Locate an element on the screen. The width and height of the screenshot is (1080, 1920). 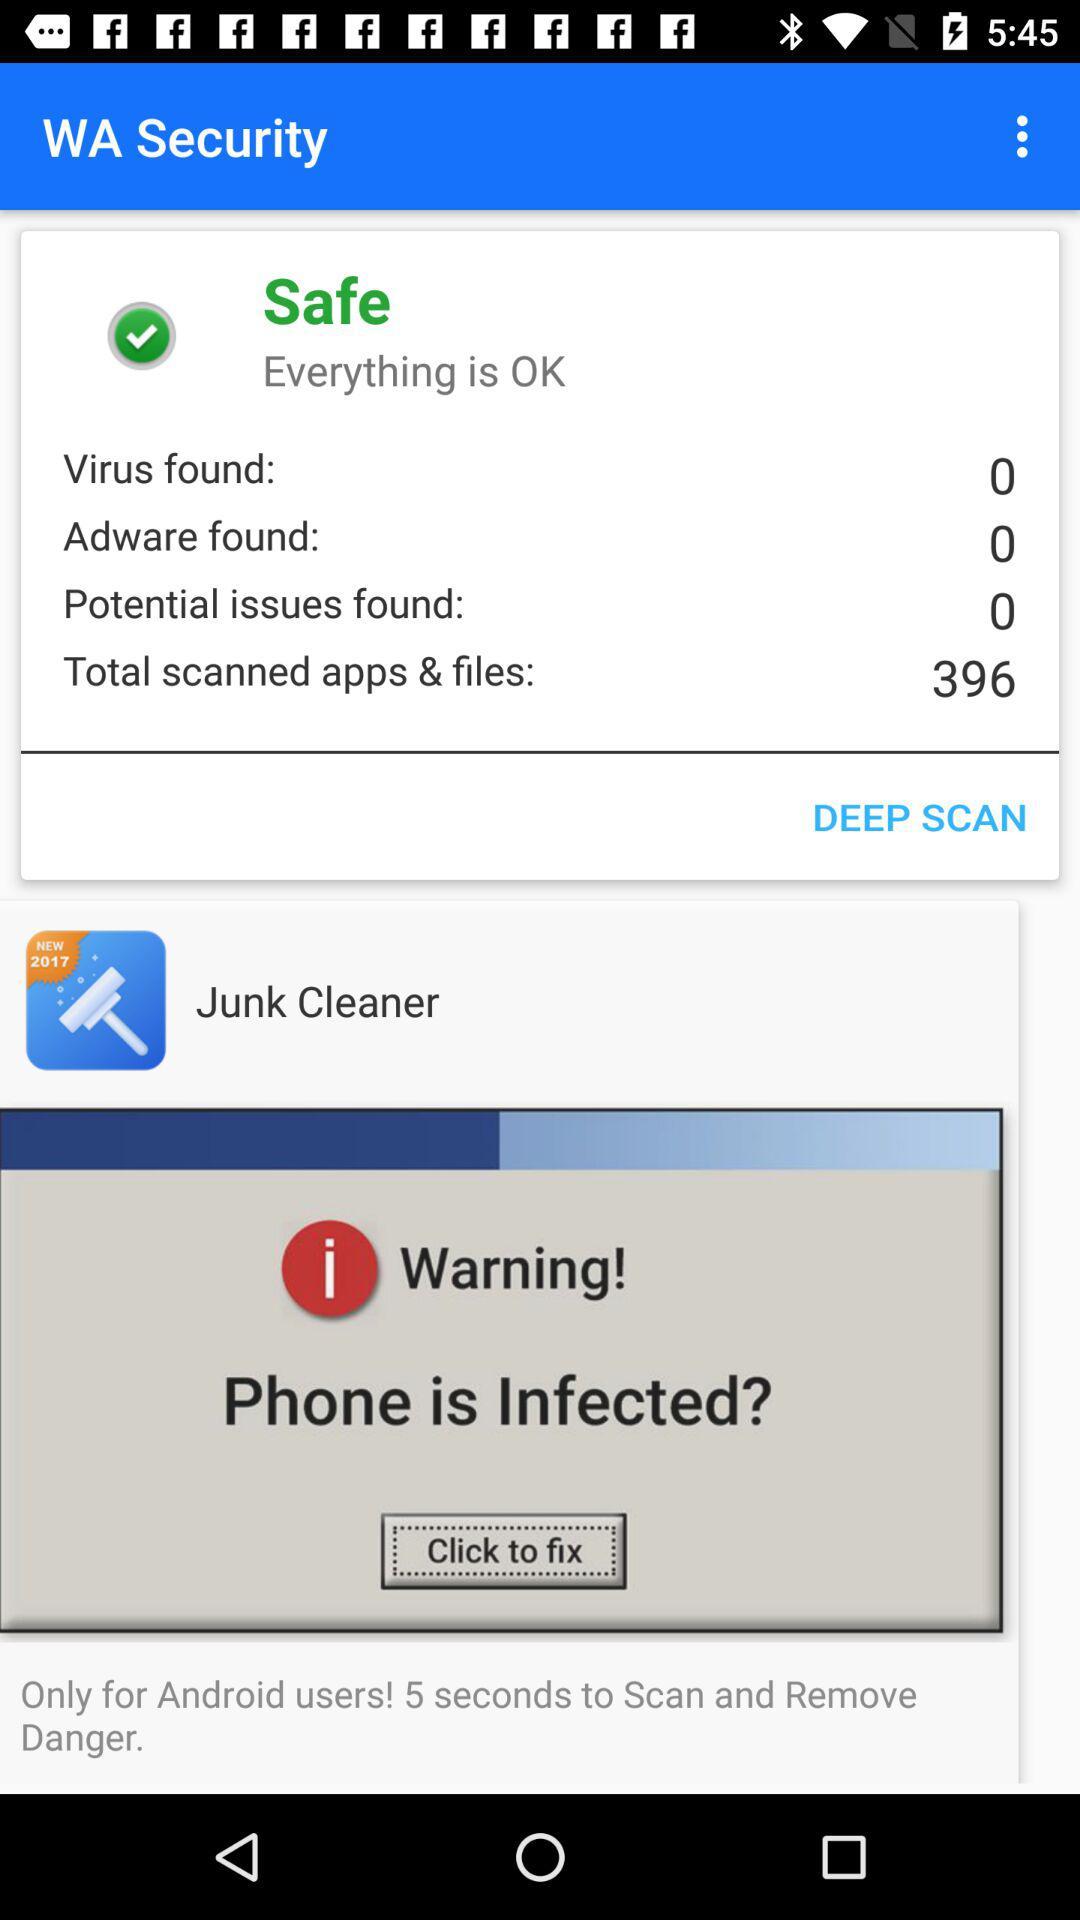
item to the left of junk cleaner icon is located at coordinates (135, 1000).